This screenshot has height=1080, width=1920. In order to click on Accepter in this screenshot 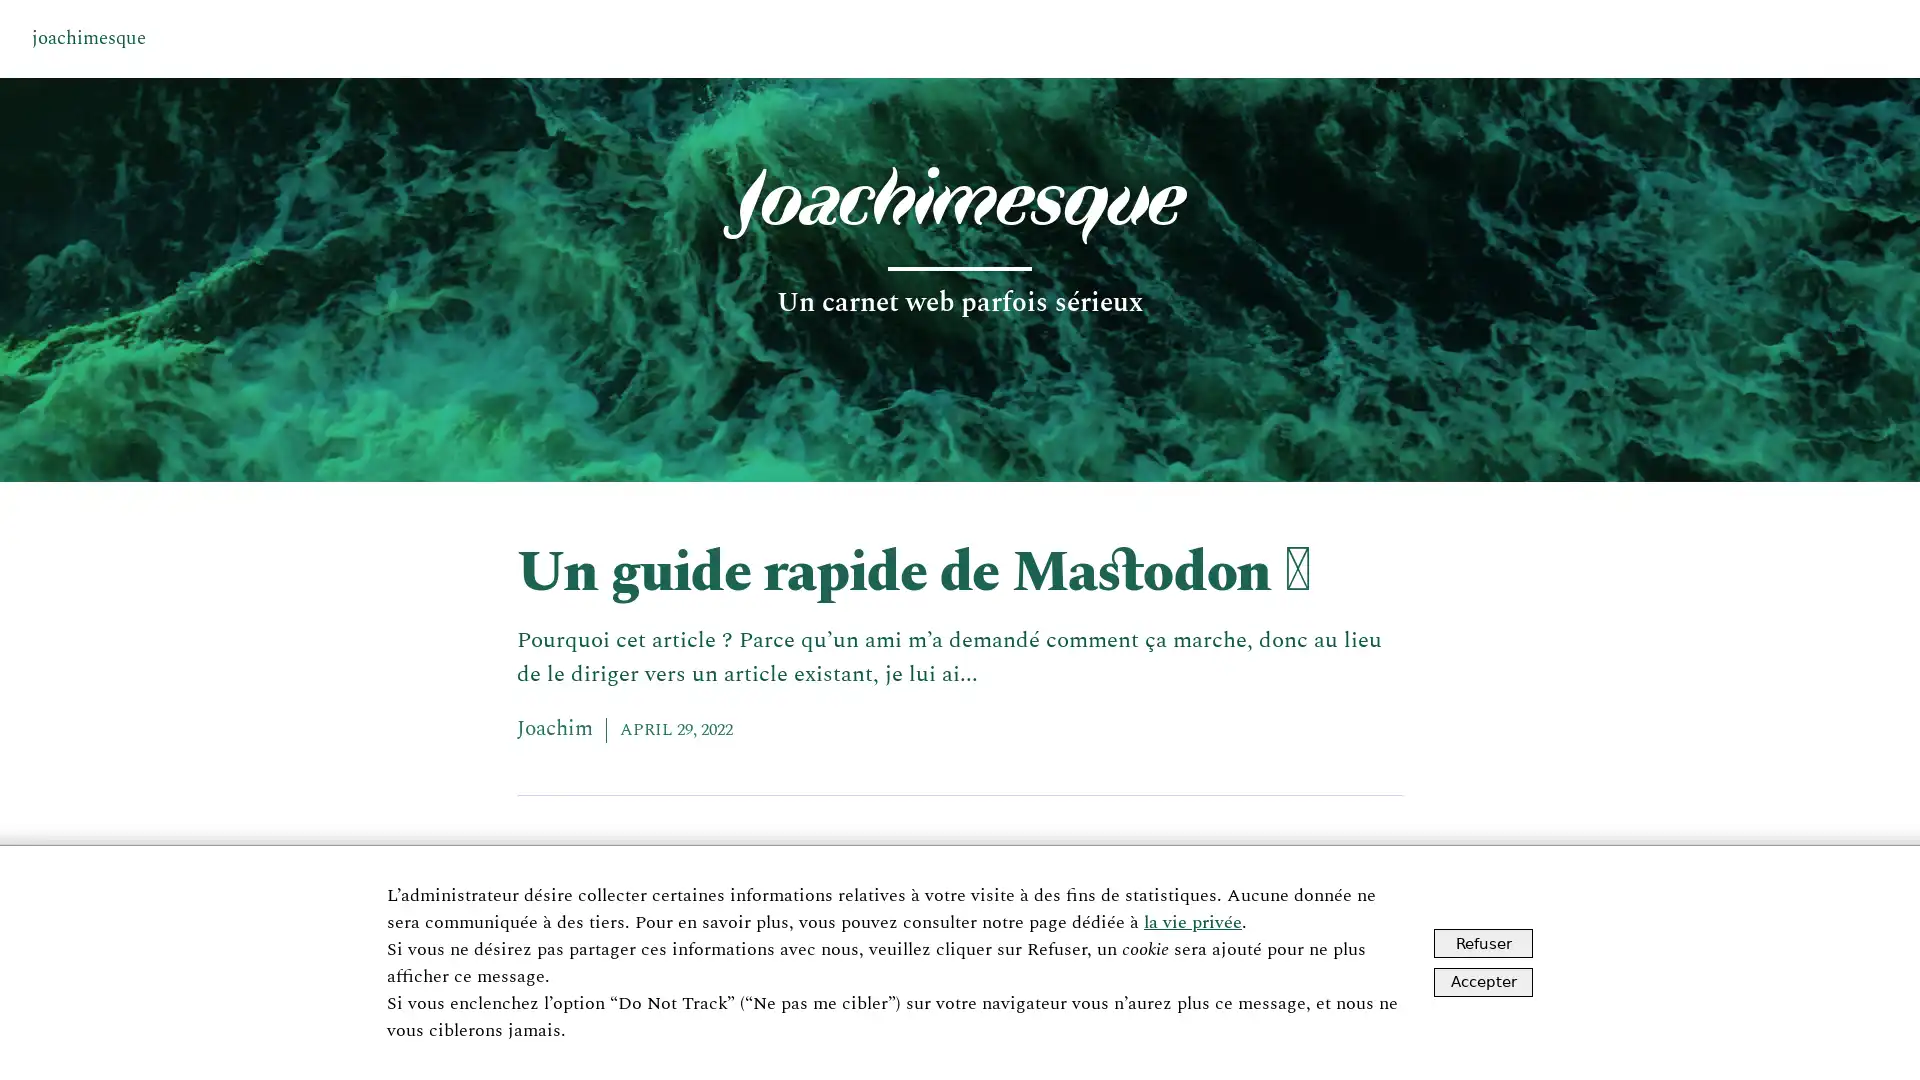, I will do `click(1483, 980)`.